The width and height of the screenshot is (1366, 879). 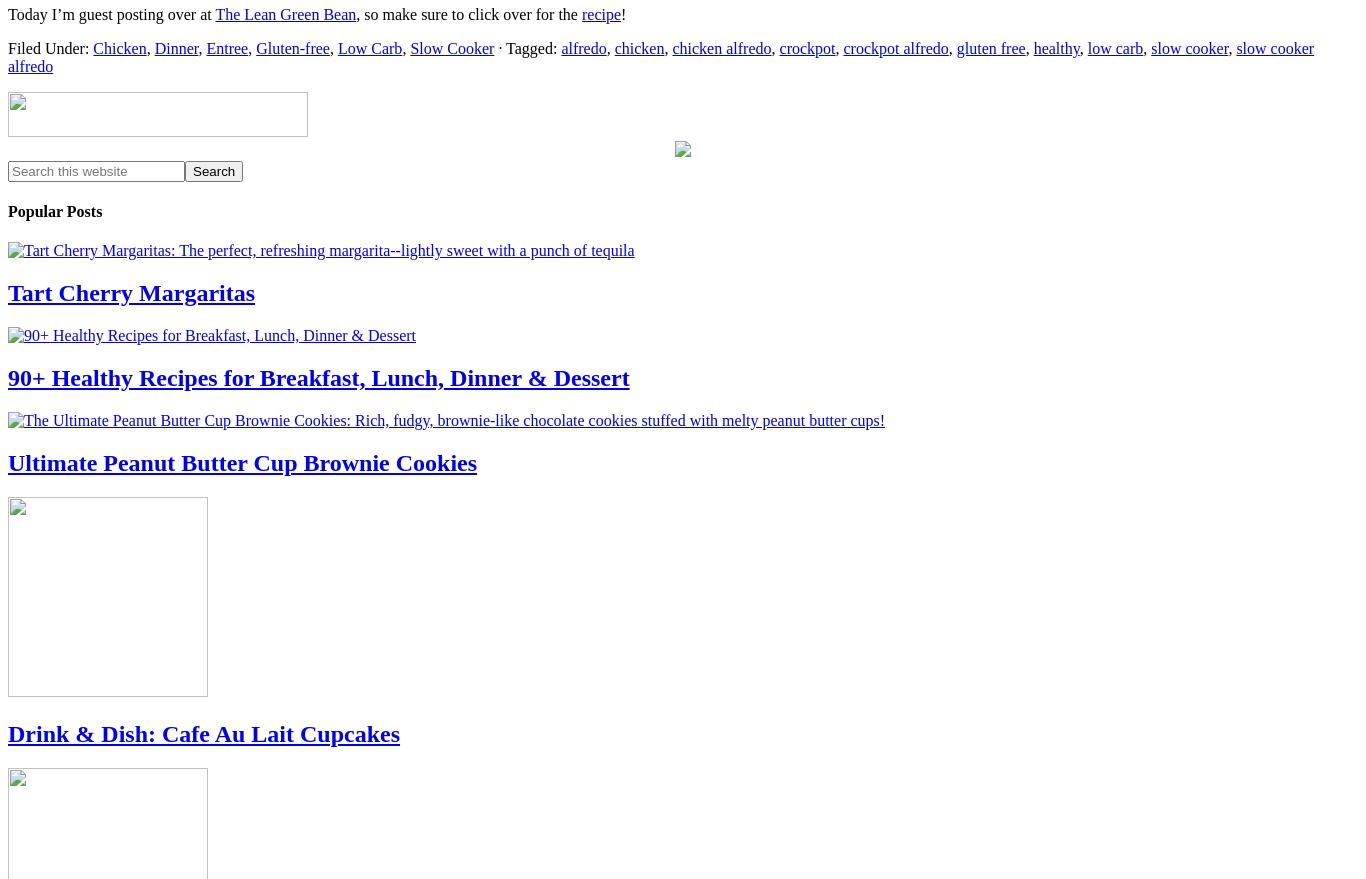 I want to click on 'Filed Under:', so click(x=50, y=47).